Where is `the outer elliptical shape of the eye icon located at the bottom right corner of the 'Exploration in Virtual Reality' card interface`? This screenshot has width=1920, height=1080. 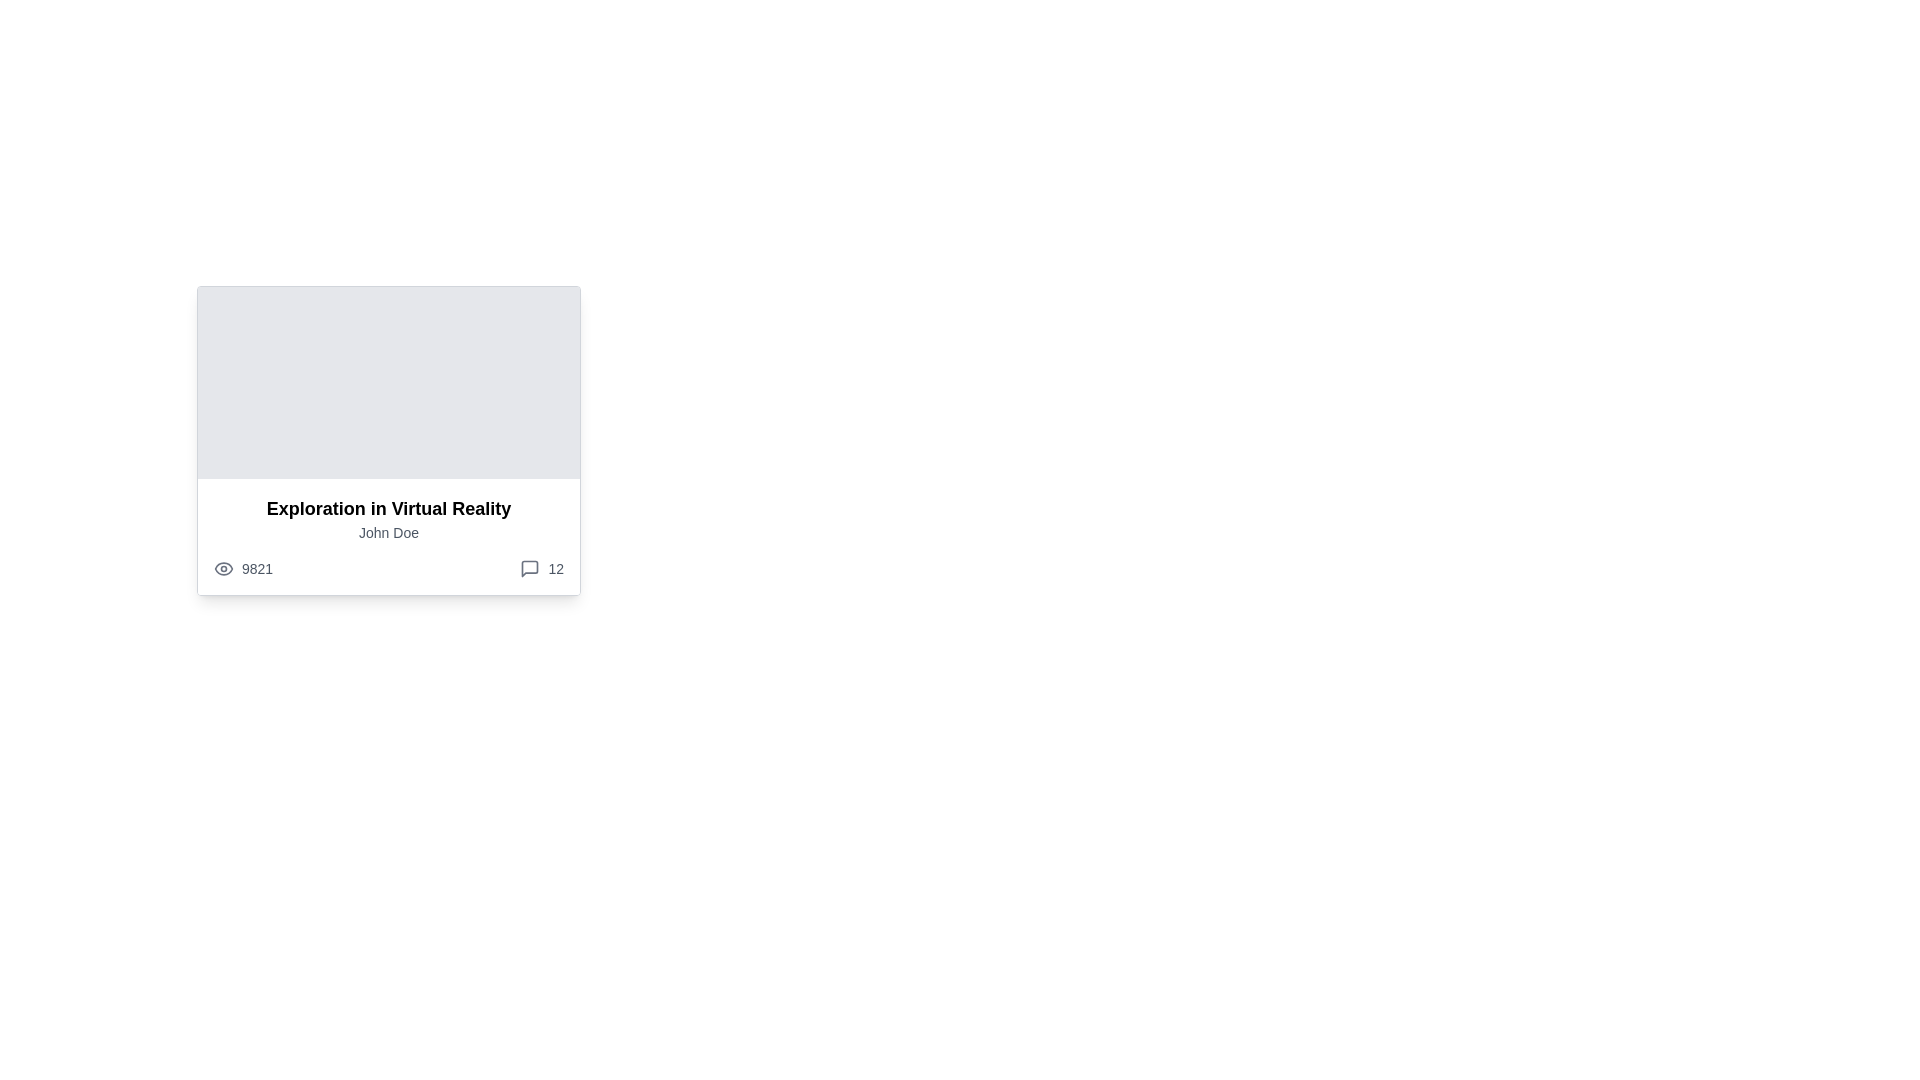
the outer elliptical shape of the eye icon located at the bottom right corner of the 'Exploration in Virtual Reality' card interface is located at coordinates (224, 569).